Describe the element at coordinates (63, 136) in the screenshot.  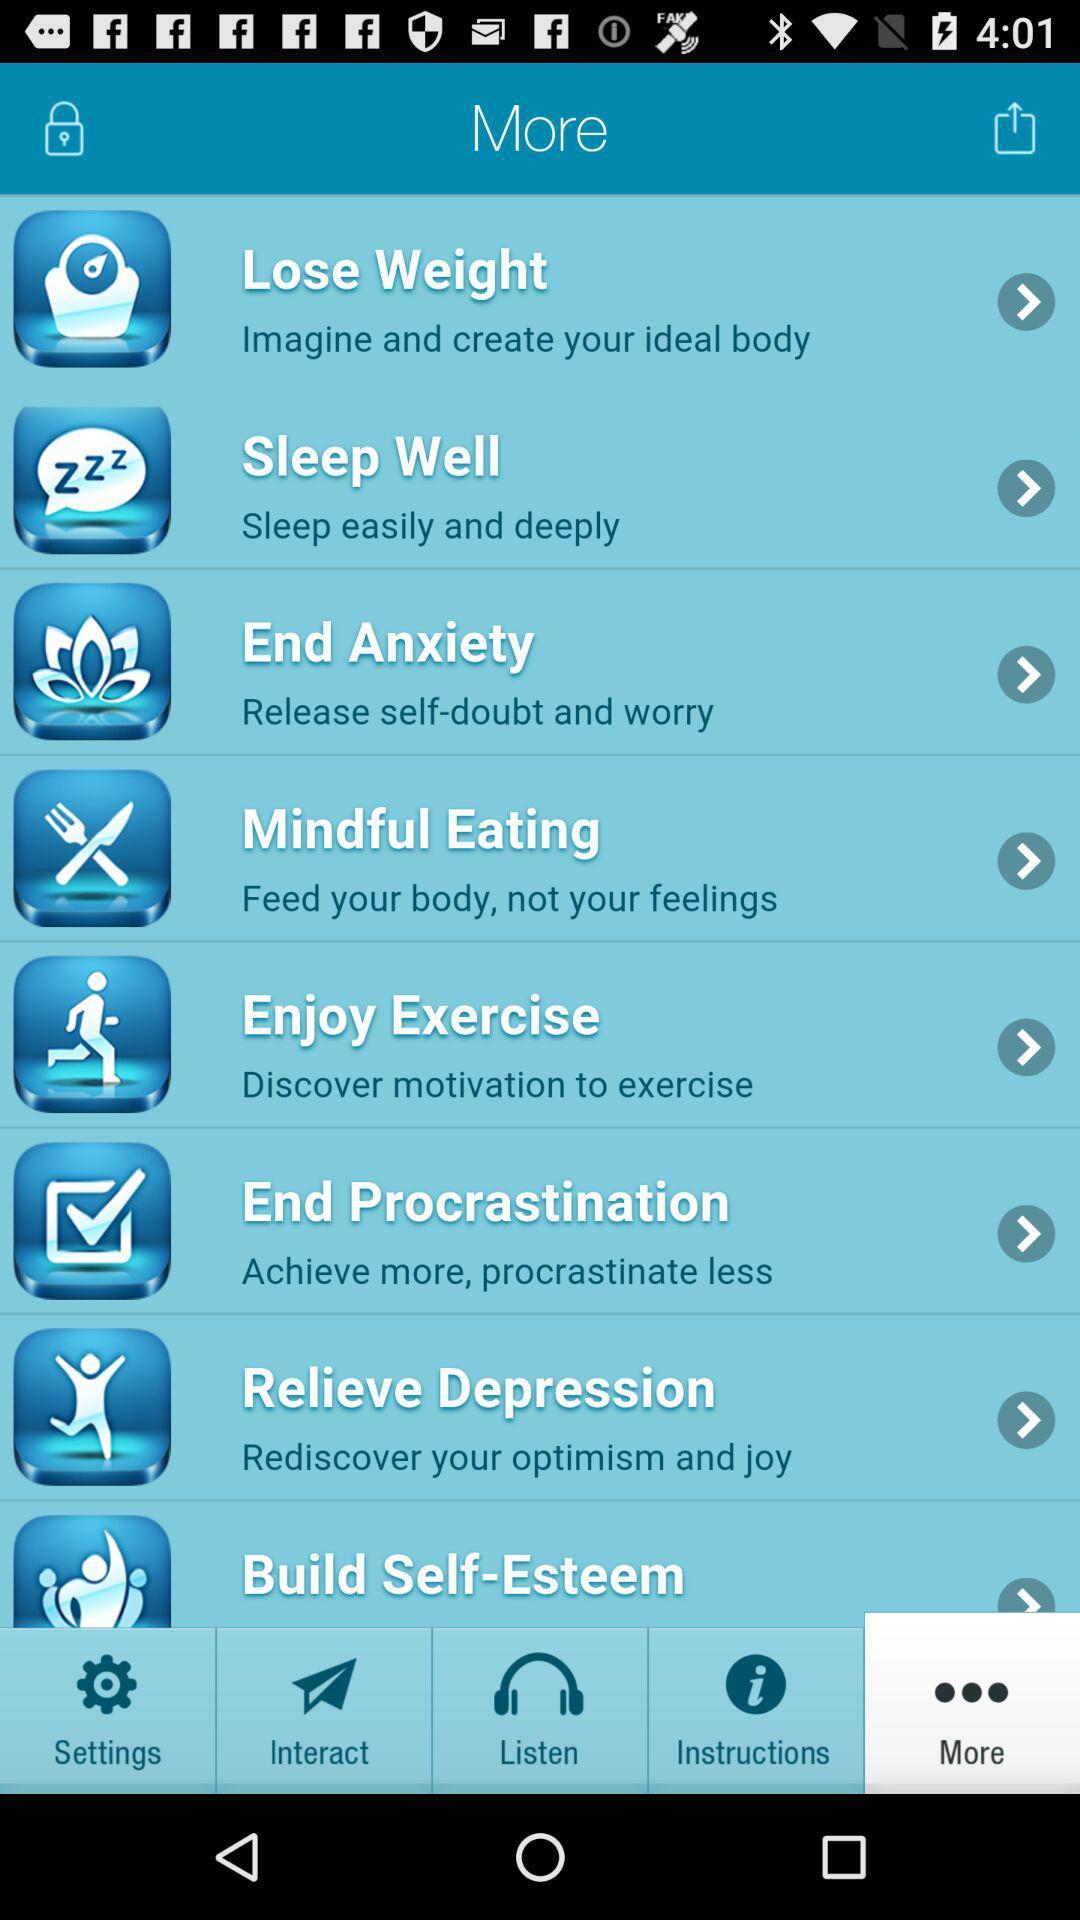
I see `the lock icon` at that location.